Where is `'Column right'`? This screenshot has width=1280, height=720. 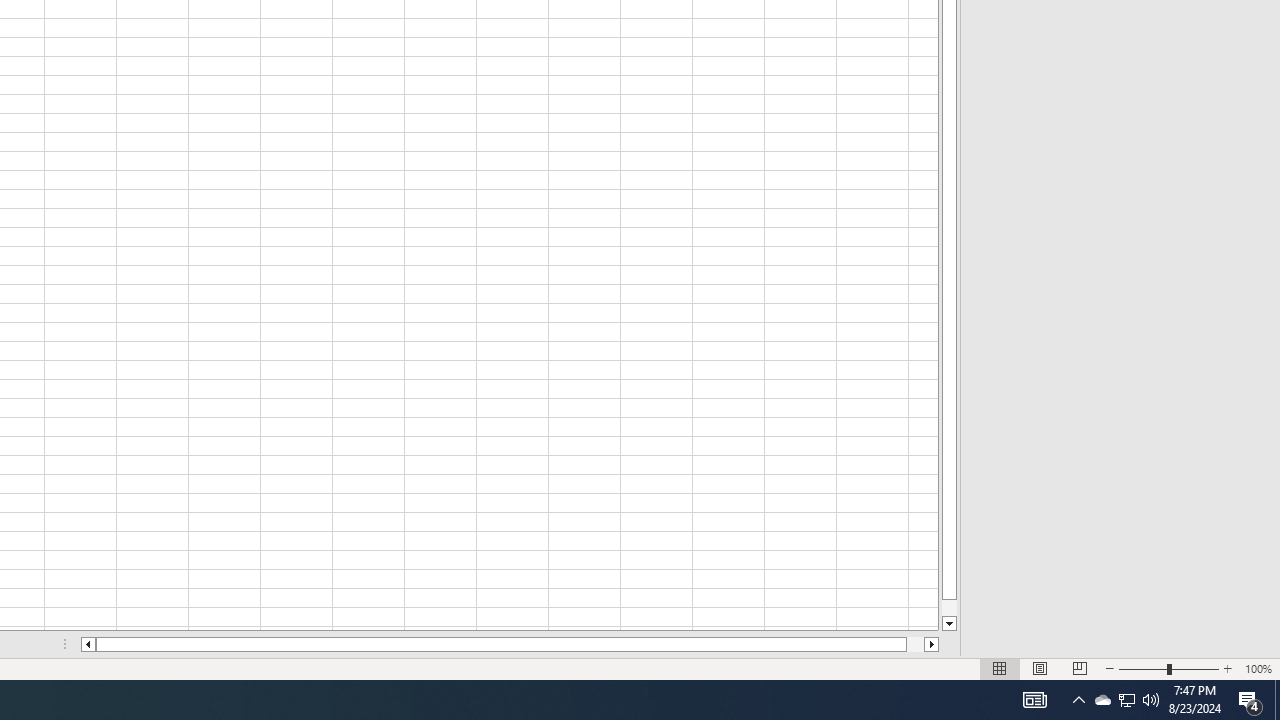
'Column right' is located at coordinates (931, 644).